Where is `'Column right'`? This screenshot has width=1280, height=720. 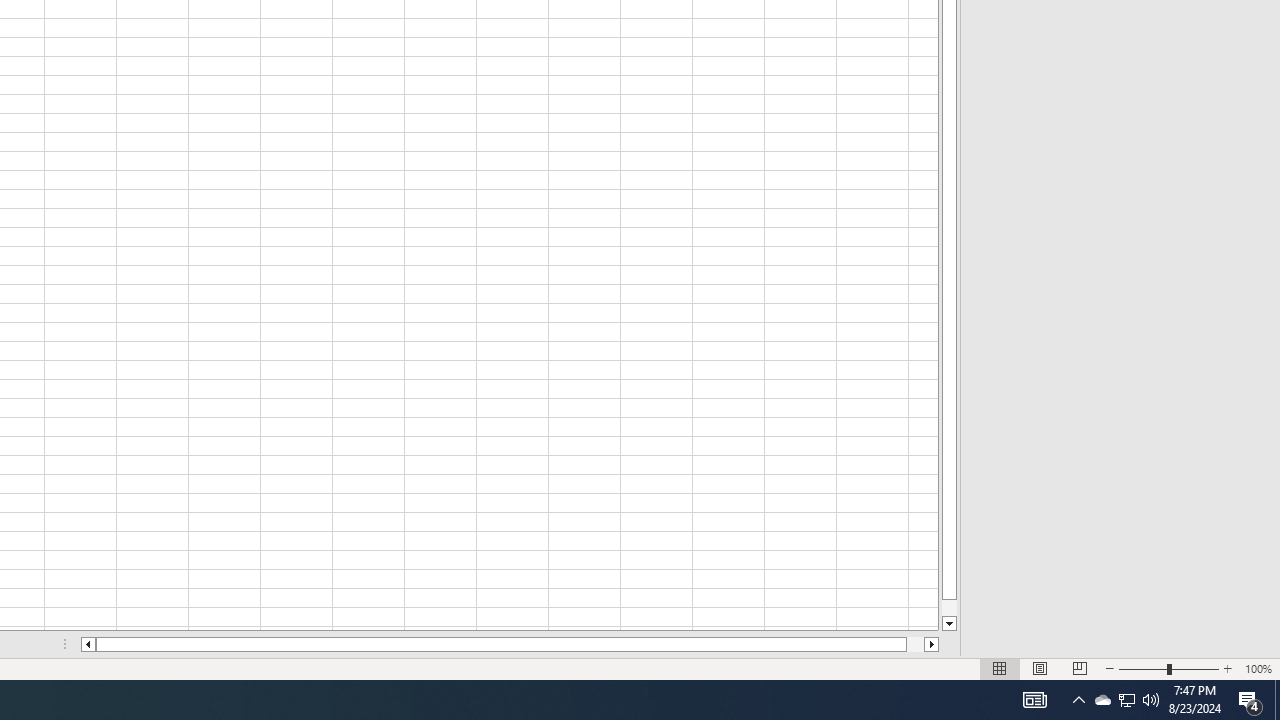
'Column right' is located at coordinates (931, 644).